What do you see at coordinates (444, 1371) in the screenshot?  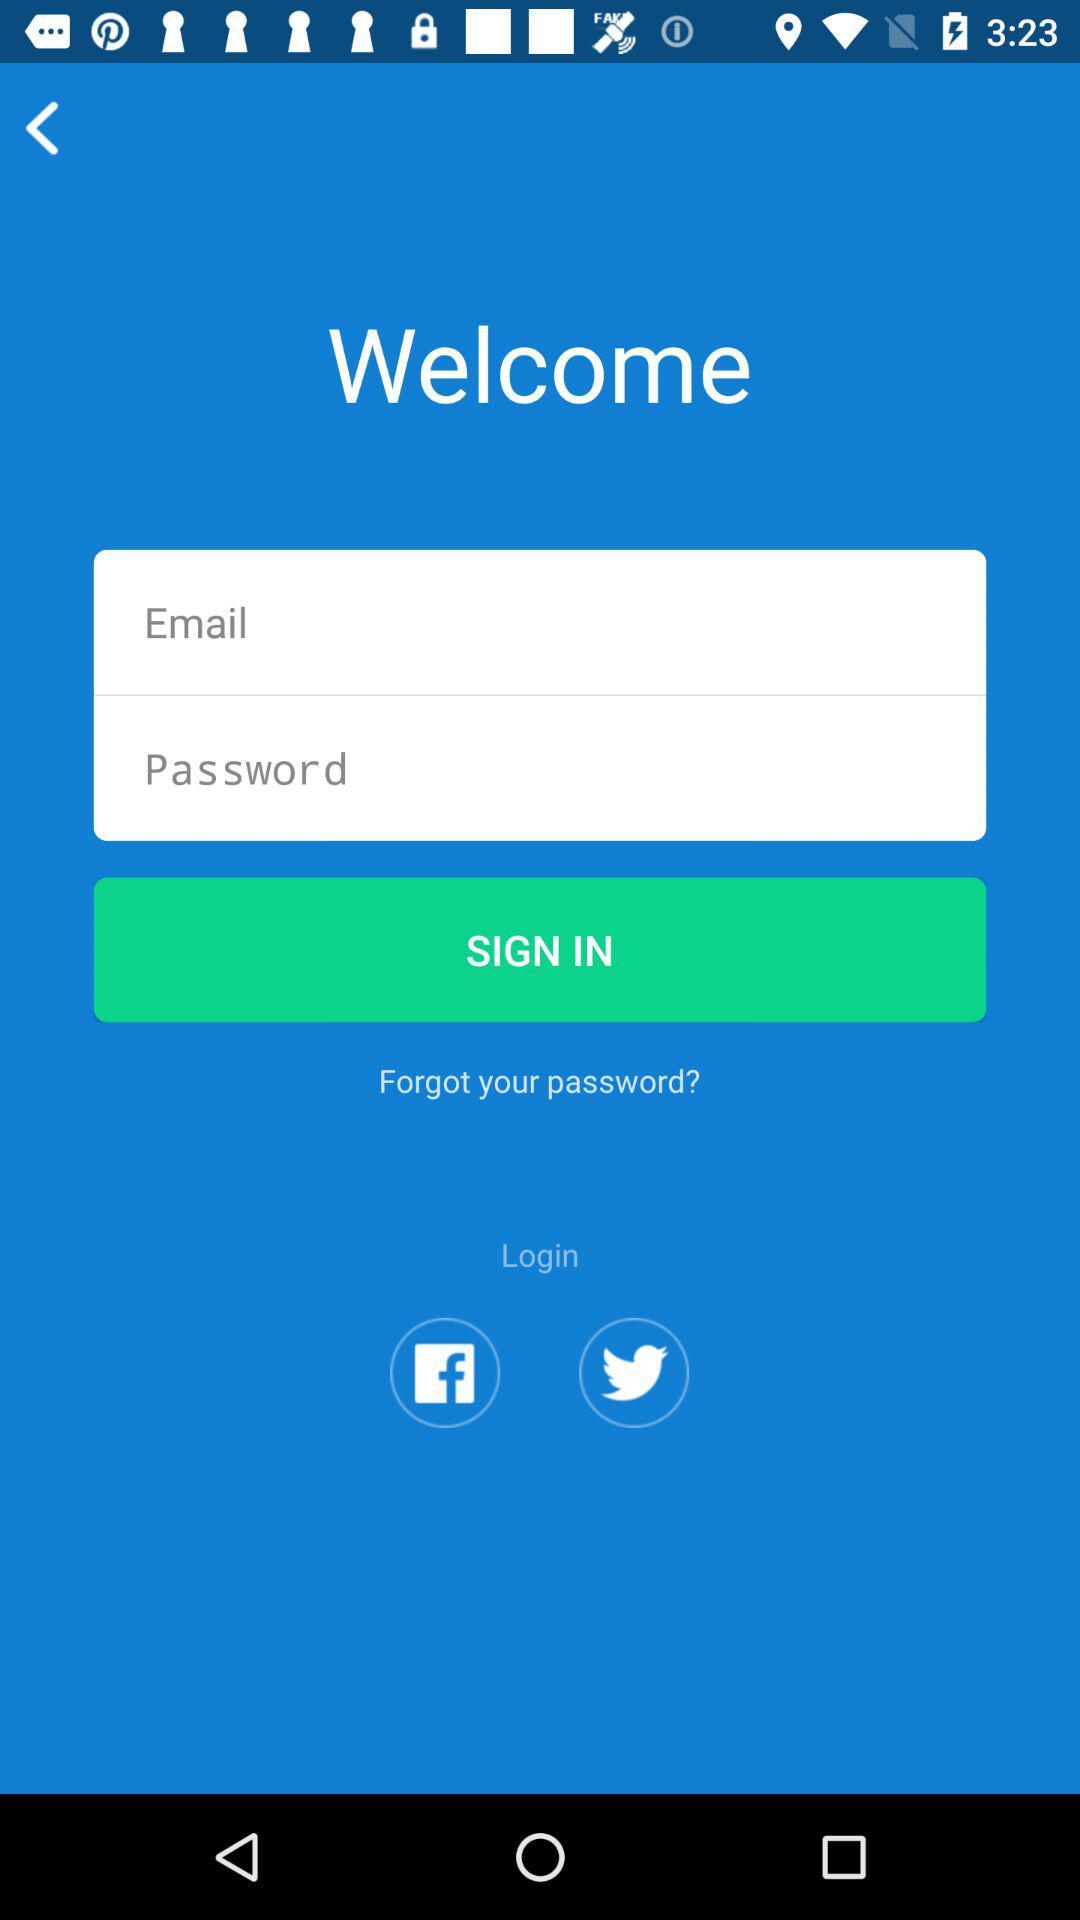 I see `facebook` at bounding box center [444, 1371].